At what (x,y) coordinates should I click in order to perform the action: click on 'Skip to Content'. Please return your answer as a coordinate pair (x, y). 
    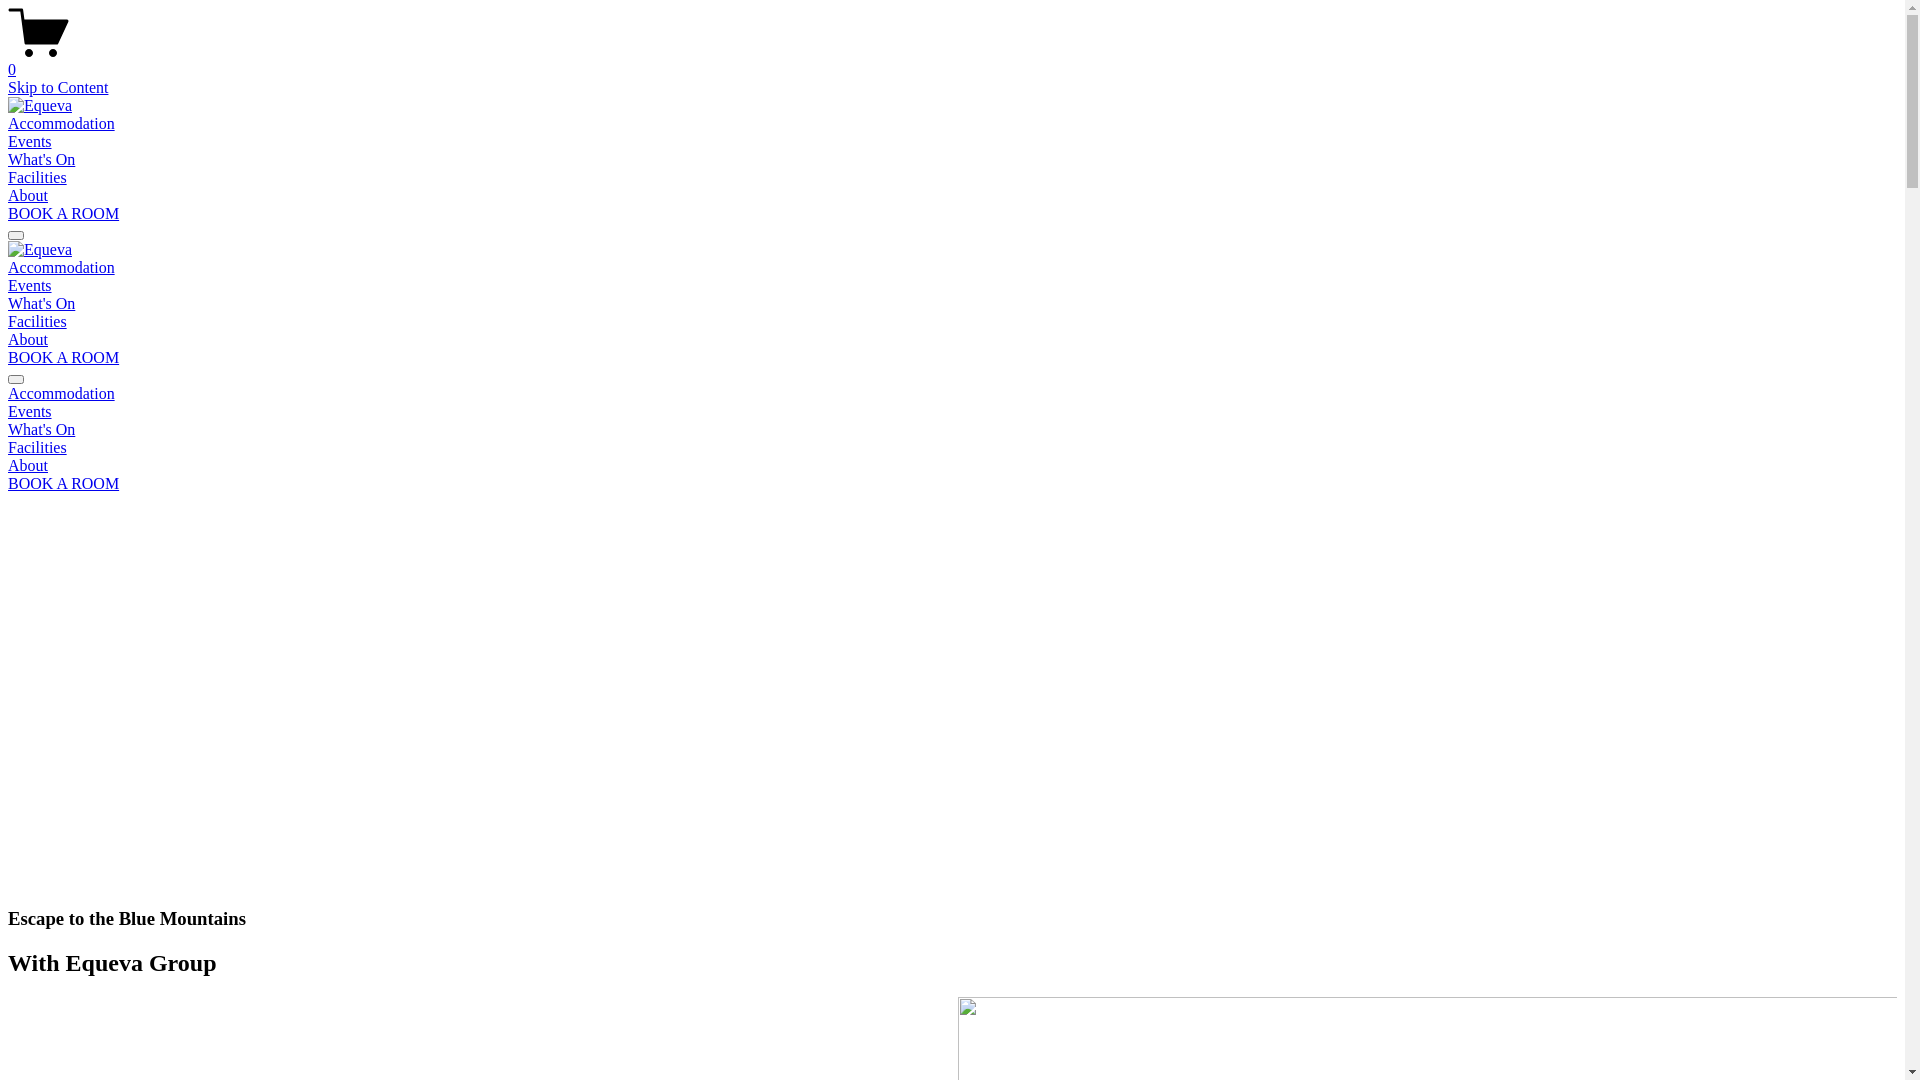
    Looking at the image, I should click on (57, 86).